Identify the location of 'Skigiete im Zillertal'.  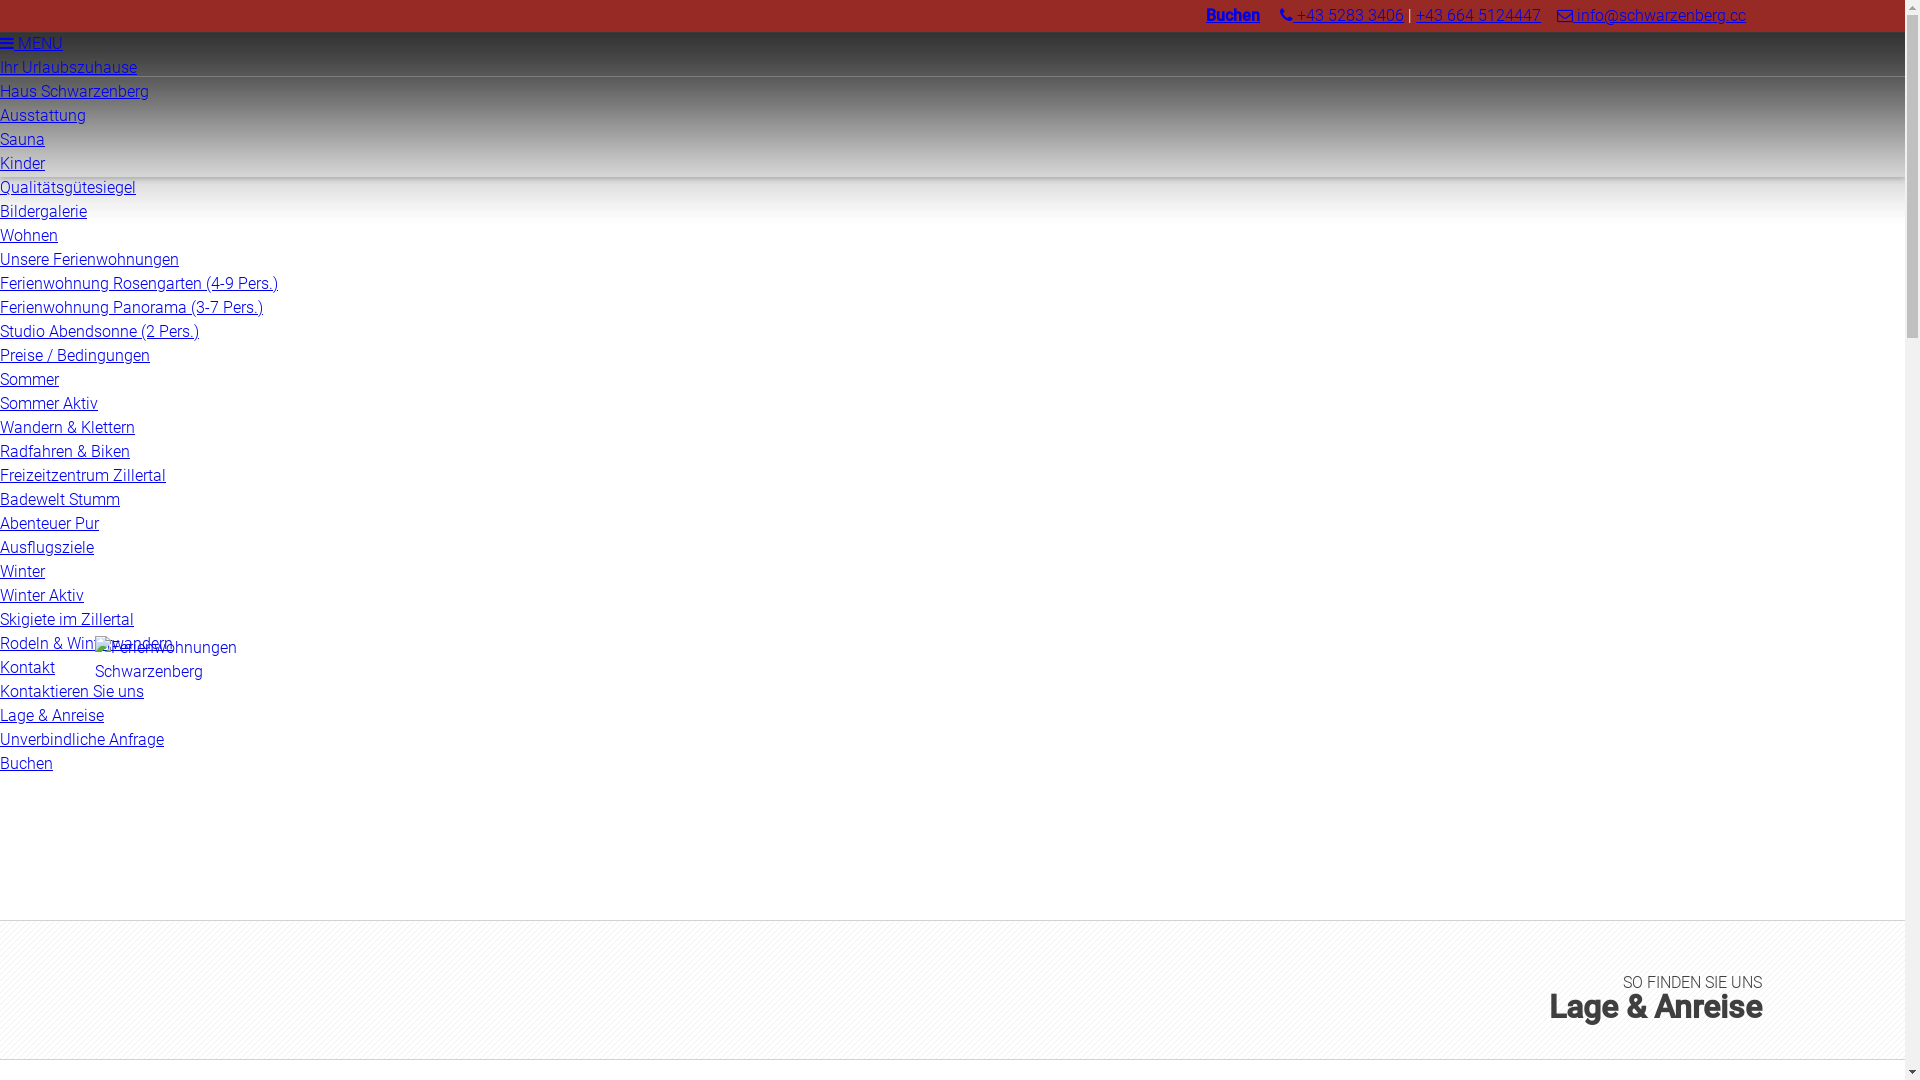
(67, 618).